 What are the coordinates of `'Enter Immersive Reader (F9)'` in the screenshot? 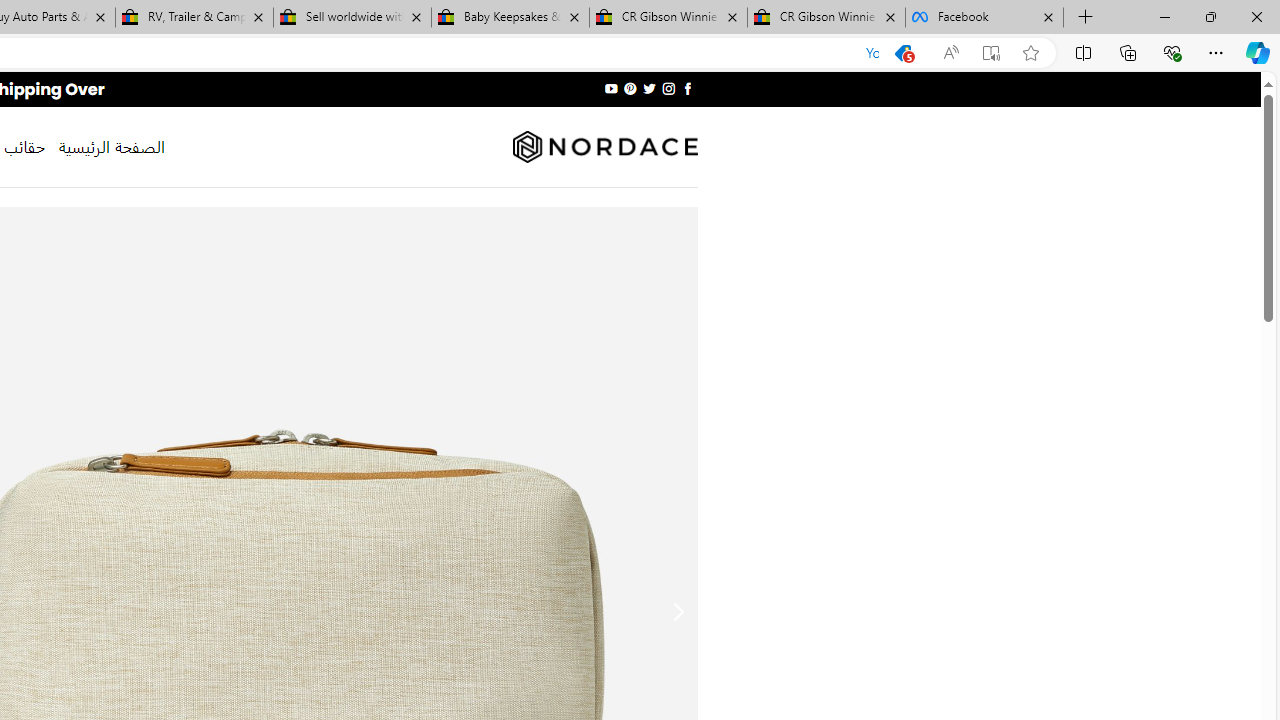 It's located at (991, 52).